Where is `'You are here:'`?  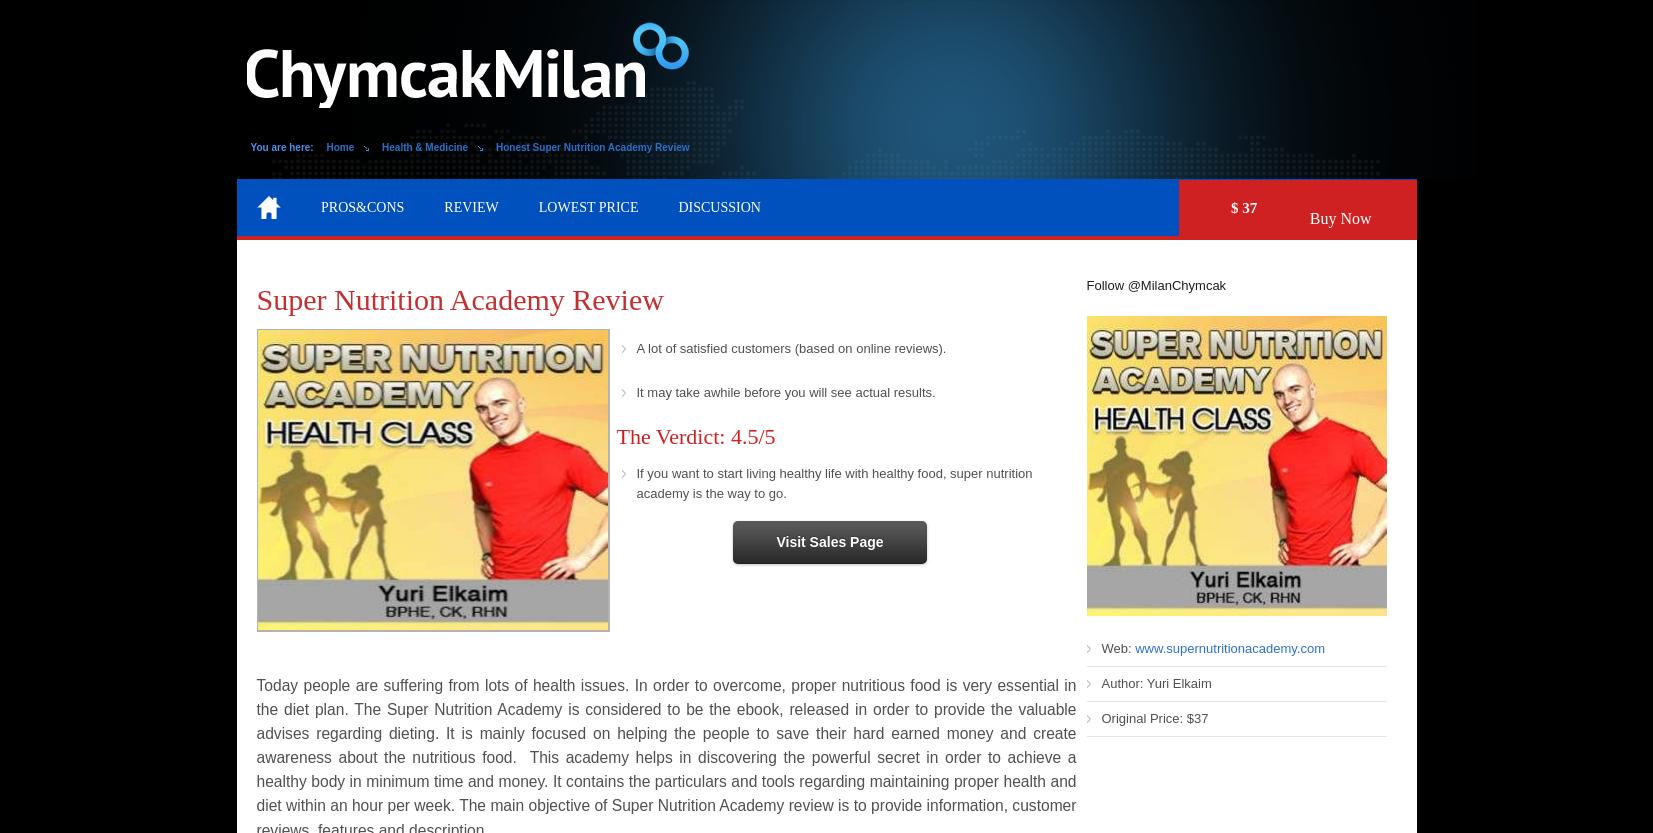 'You are here:' is located at coordinates (280, 147).